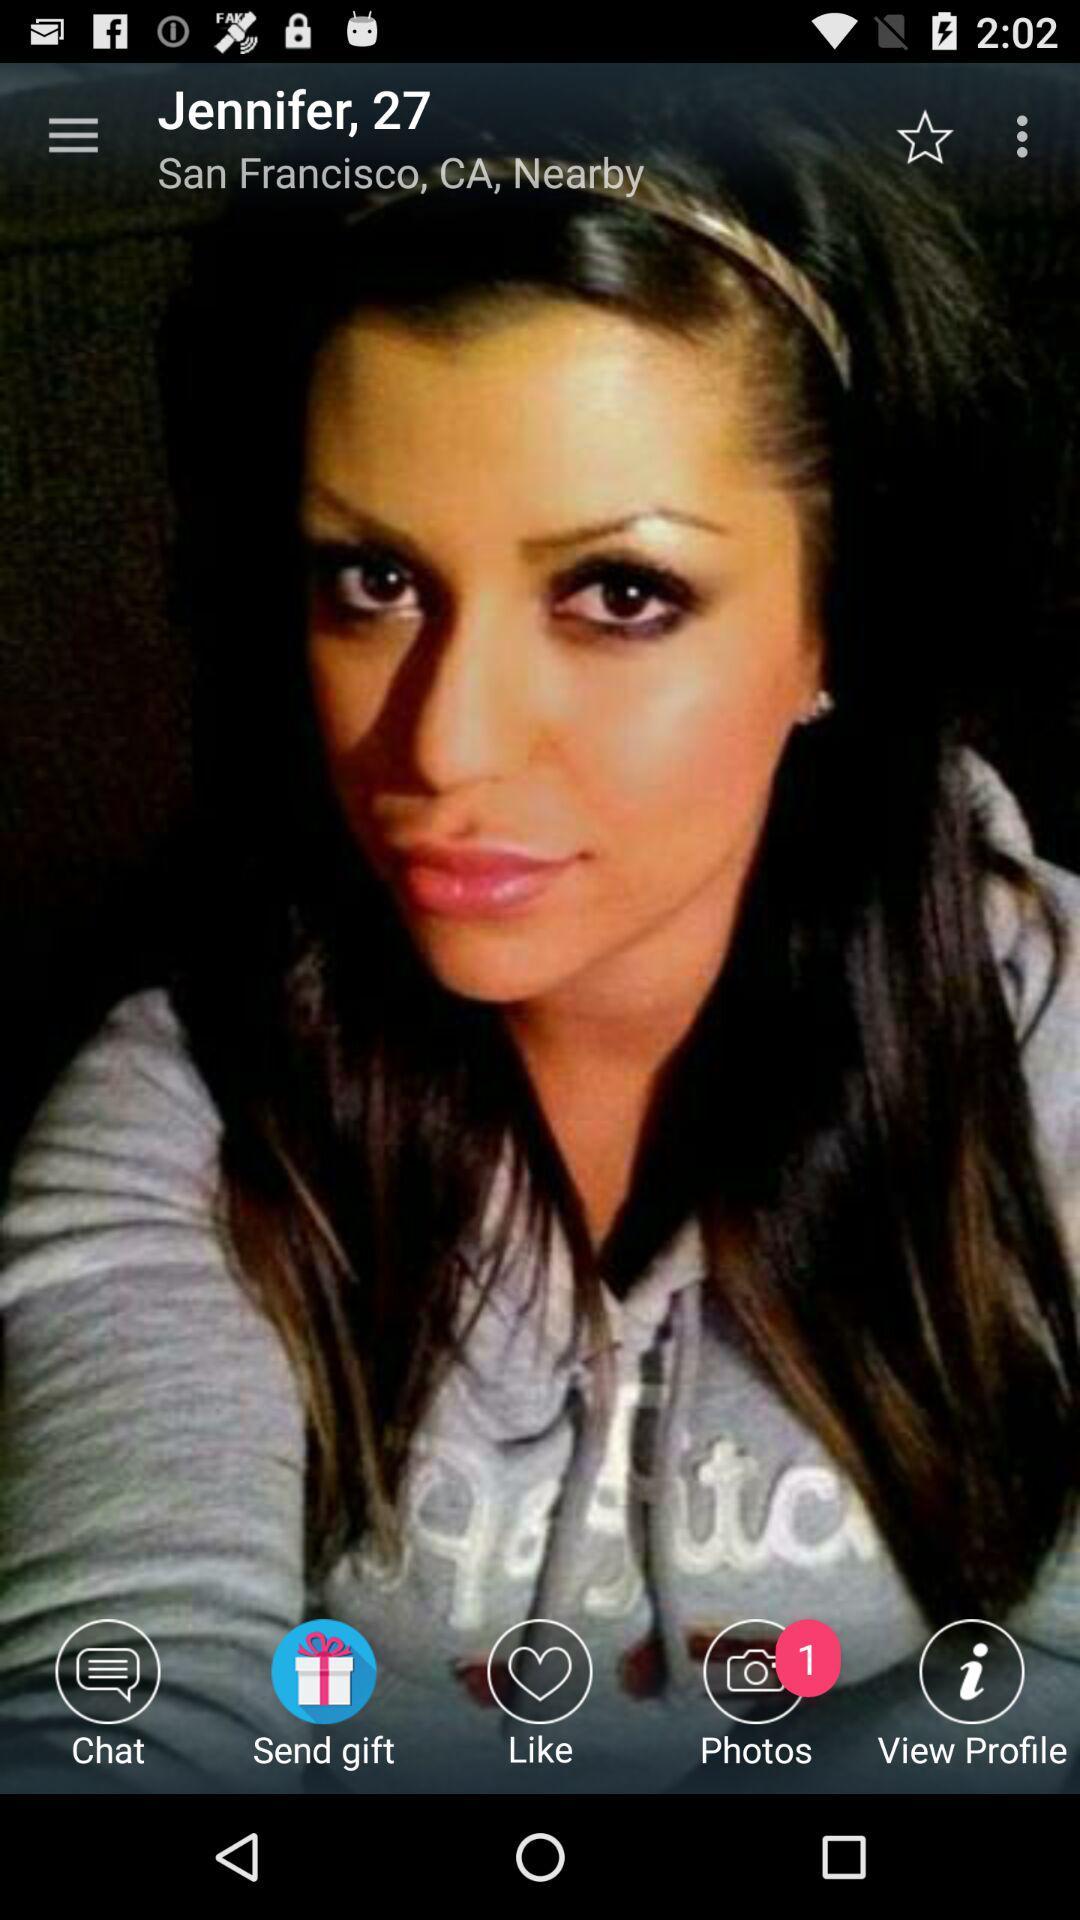 The image size is (1080, 1920). I want to click on the icon next to the send gift, so click(108, 1705).